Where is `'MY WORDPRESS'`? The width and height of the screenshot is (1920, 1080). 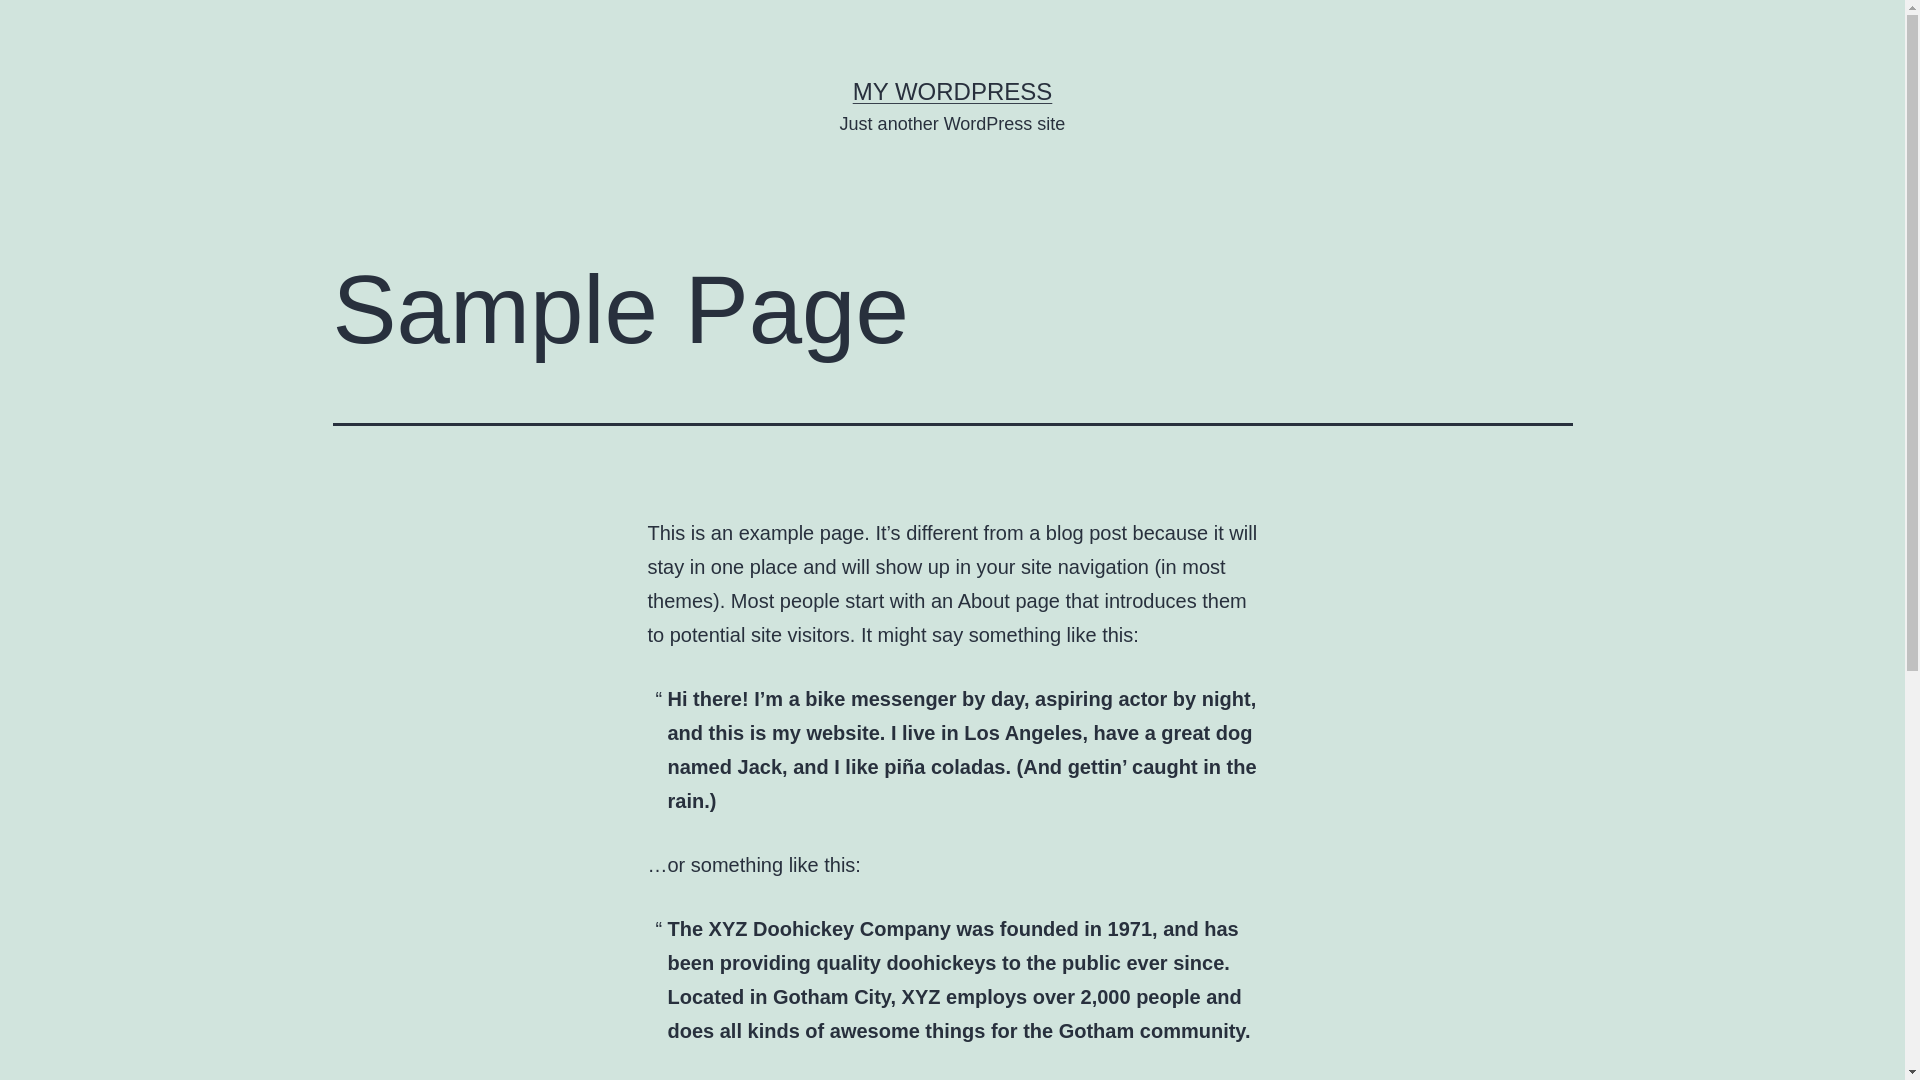 'MY WORDPRESS' is located at coordinates (952, 91).